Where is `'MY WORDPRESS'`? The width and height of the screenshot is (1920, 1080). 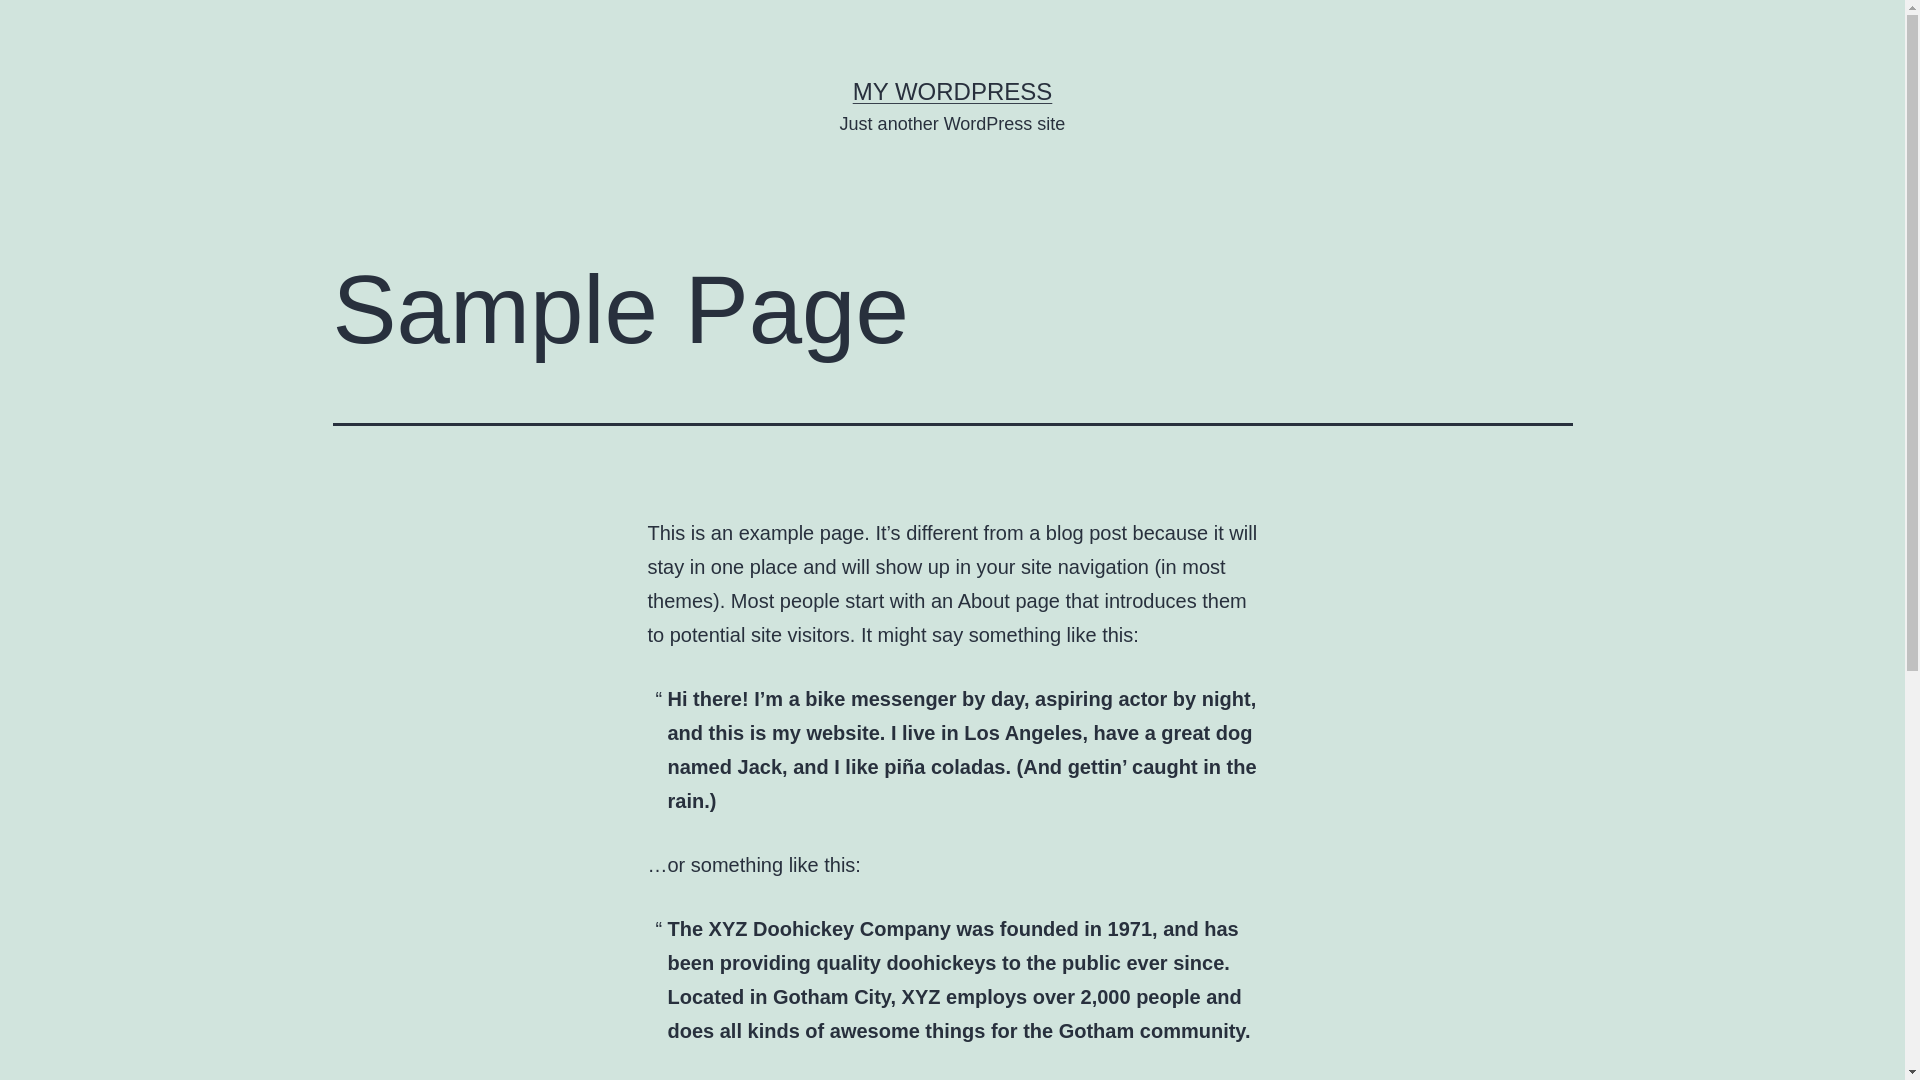 'MY WORDPRESS' is located at coordinates (952, 91).